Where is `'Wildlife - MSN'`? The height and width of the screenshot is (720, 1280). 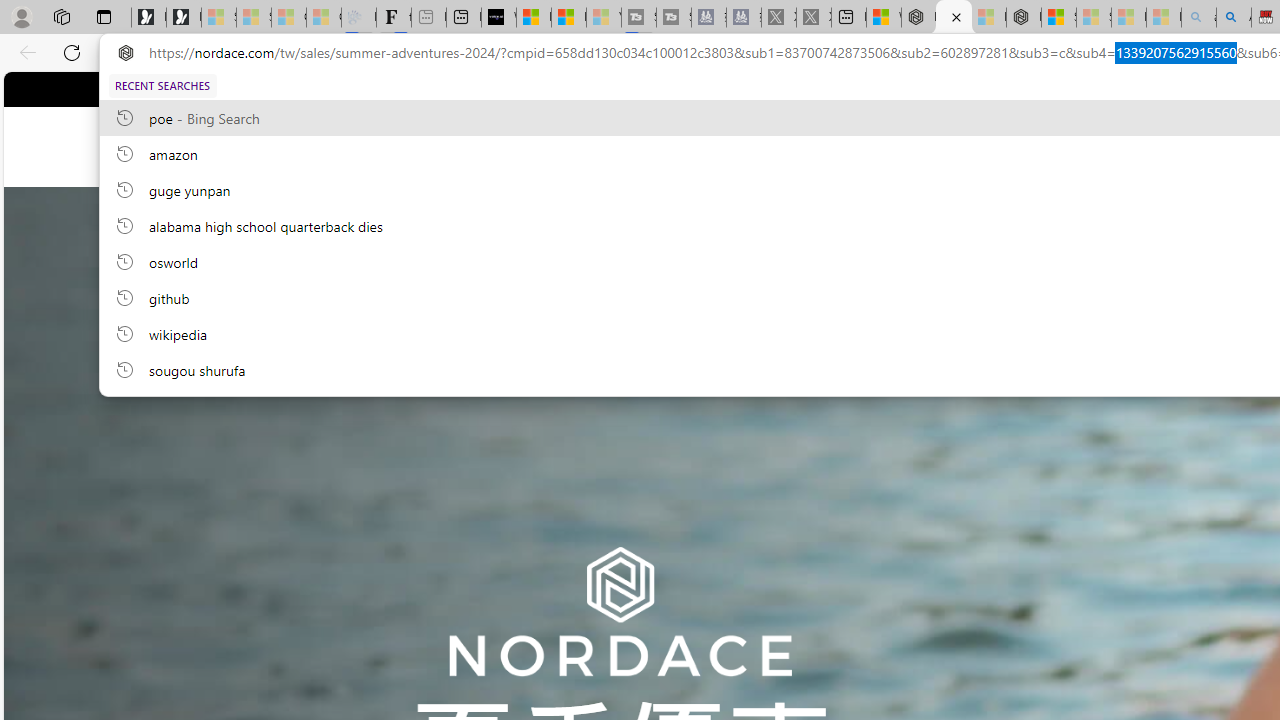 'Wildlife - MSN' is located at coordinates (882, 17).